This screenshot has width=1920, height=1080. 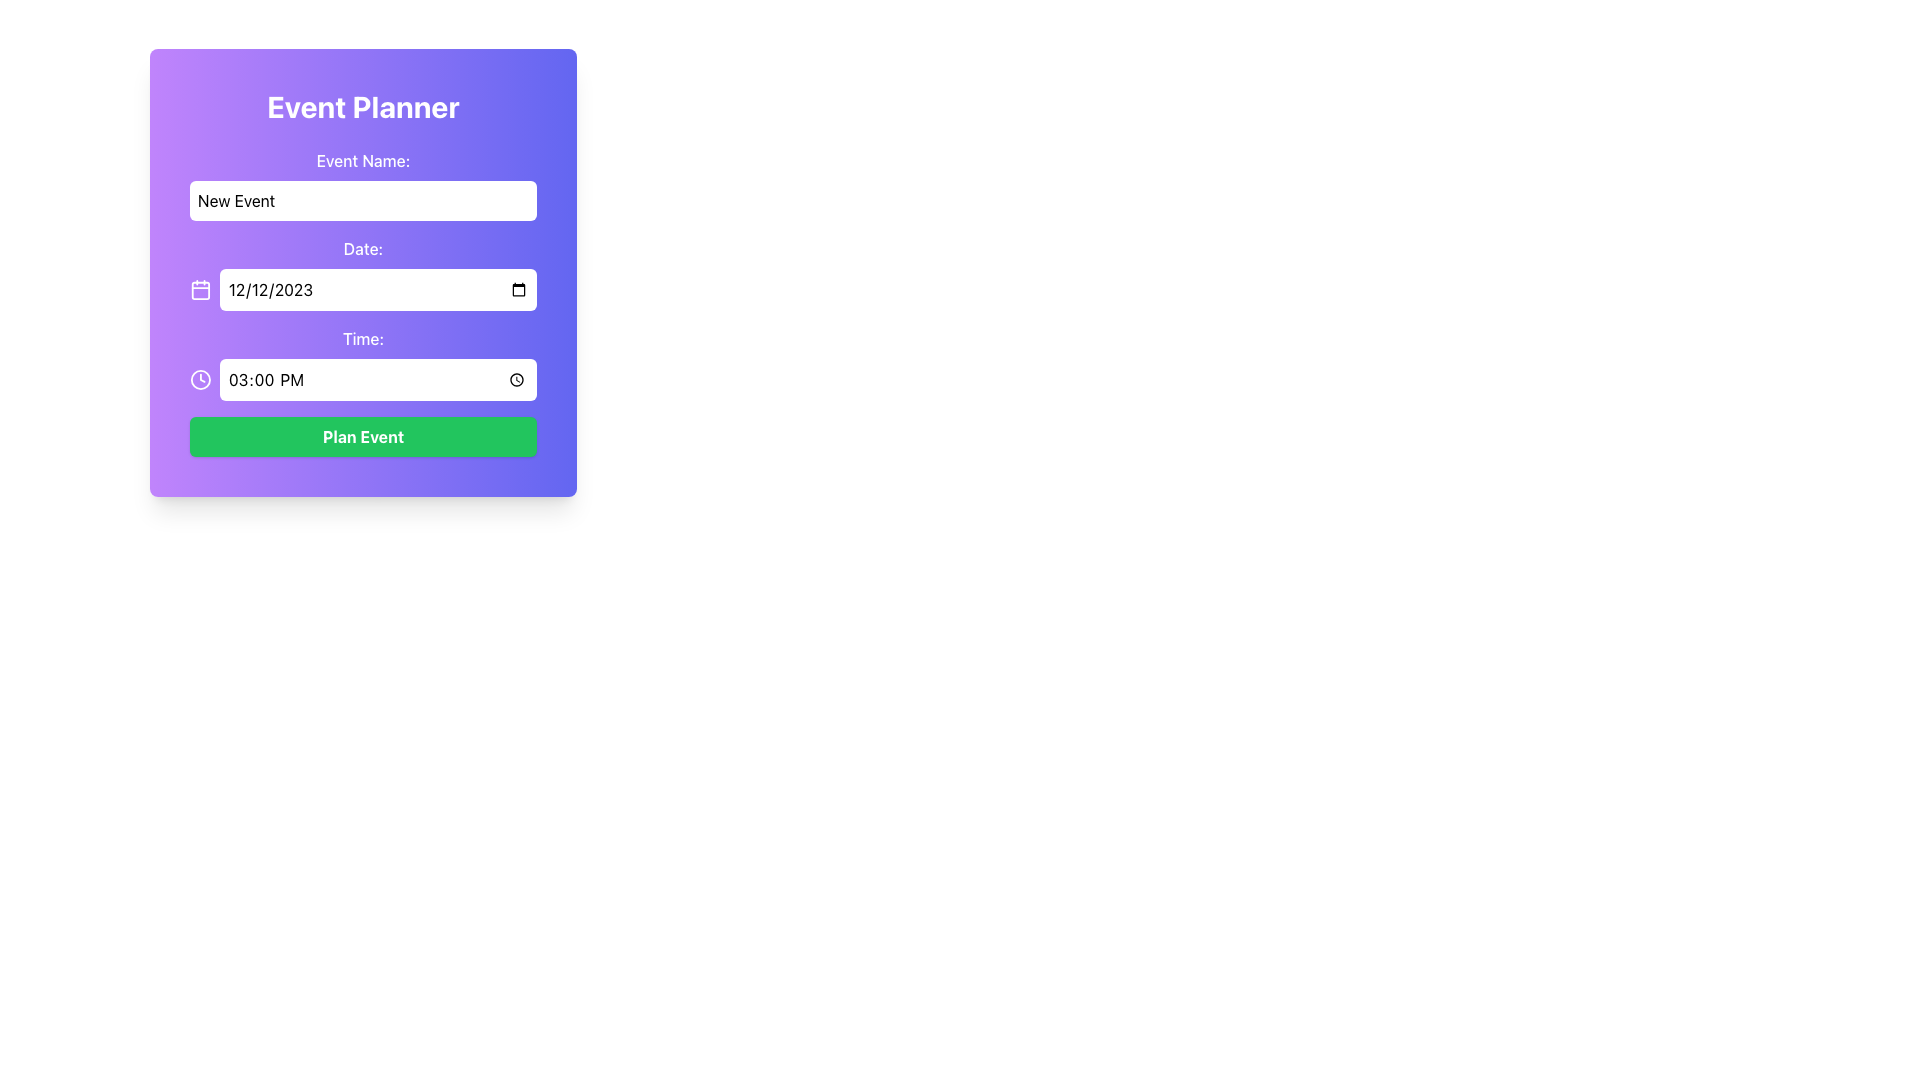 What do you see at coordinates (363, 248) in the screenshot?
I see `the text label 'Date:' which is styled with a bold, medium-sized font and positioned above the date picker input field in the event planning form` at bounding box center [363, 248].